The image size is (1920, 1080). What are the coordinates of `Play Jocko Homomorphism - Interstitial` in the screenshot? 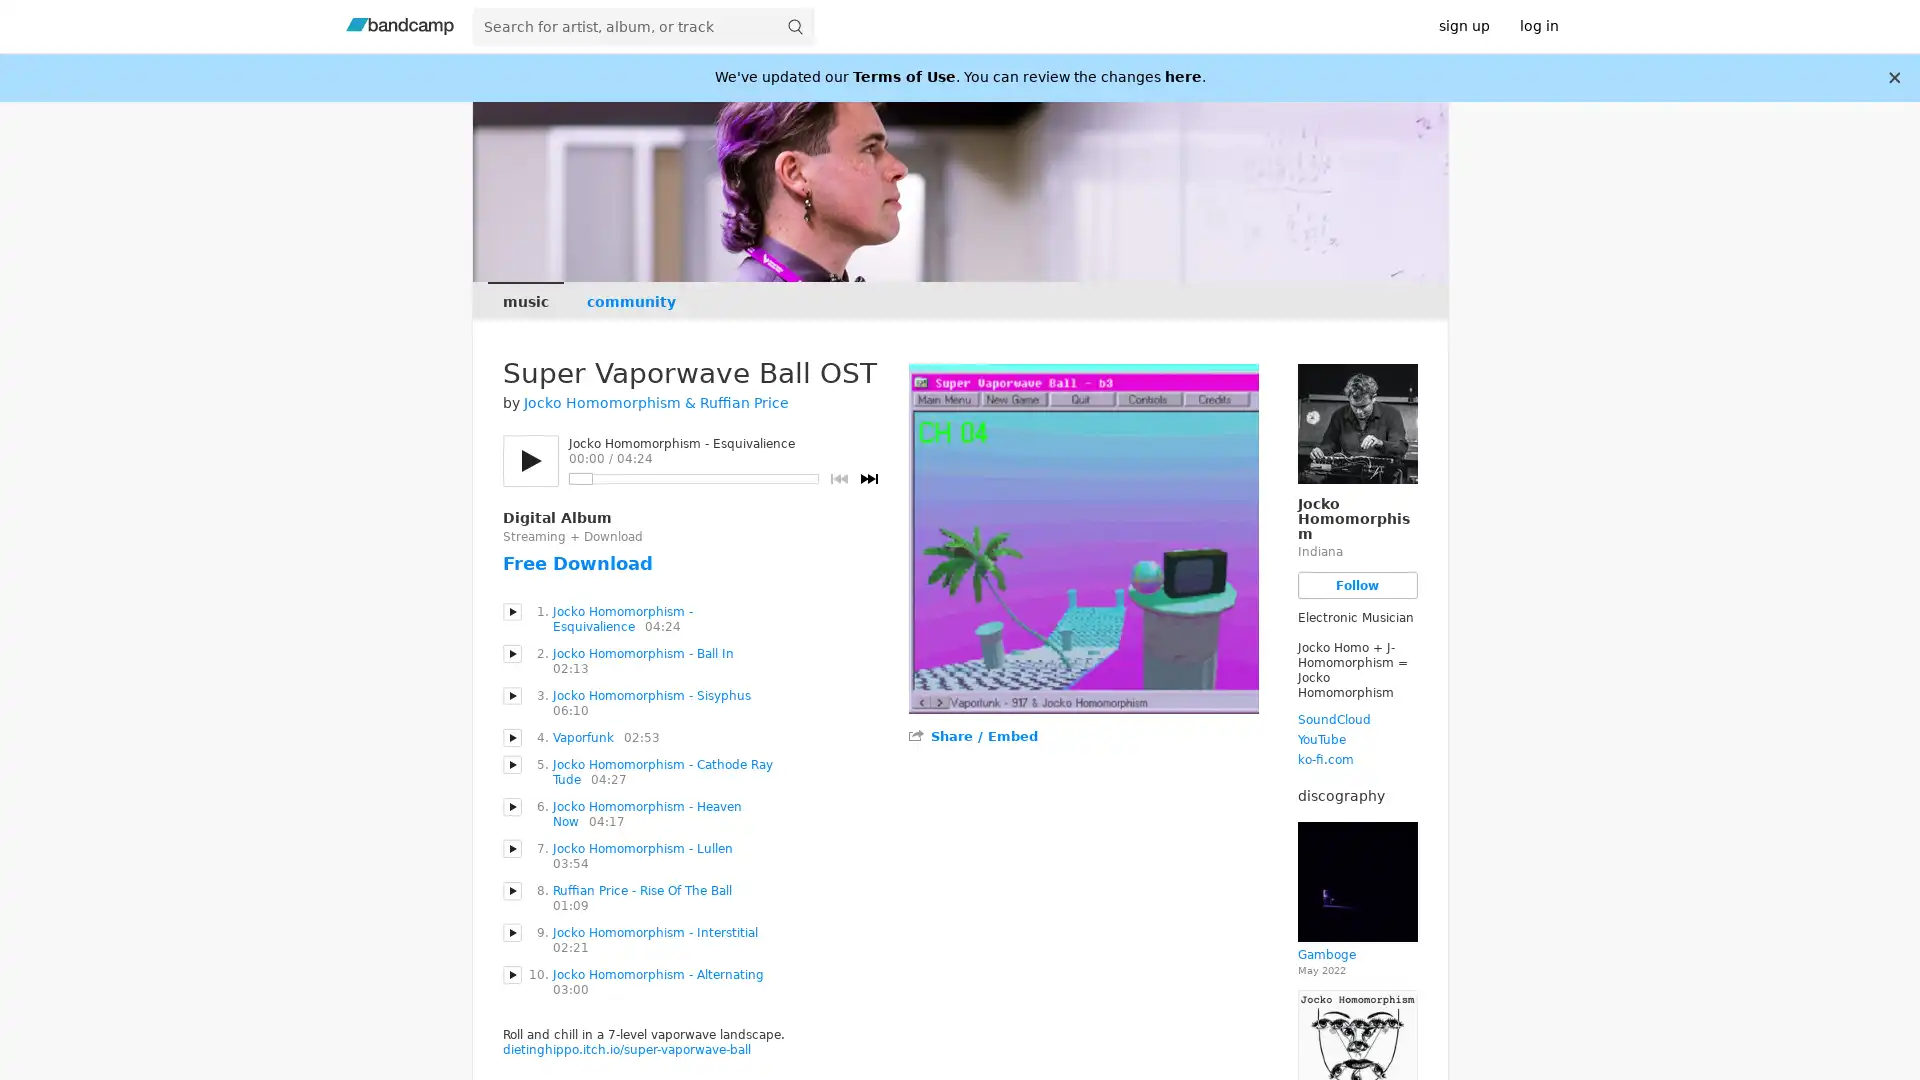 It's located at (511, 933).